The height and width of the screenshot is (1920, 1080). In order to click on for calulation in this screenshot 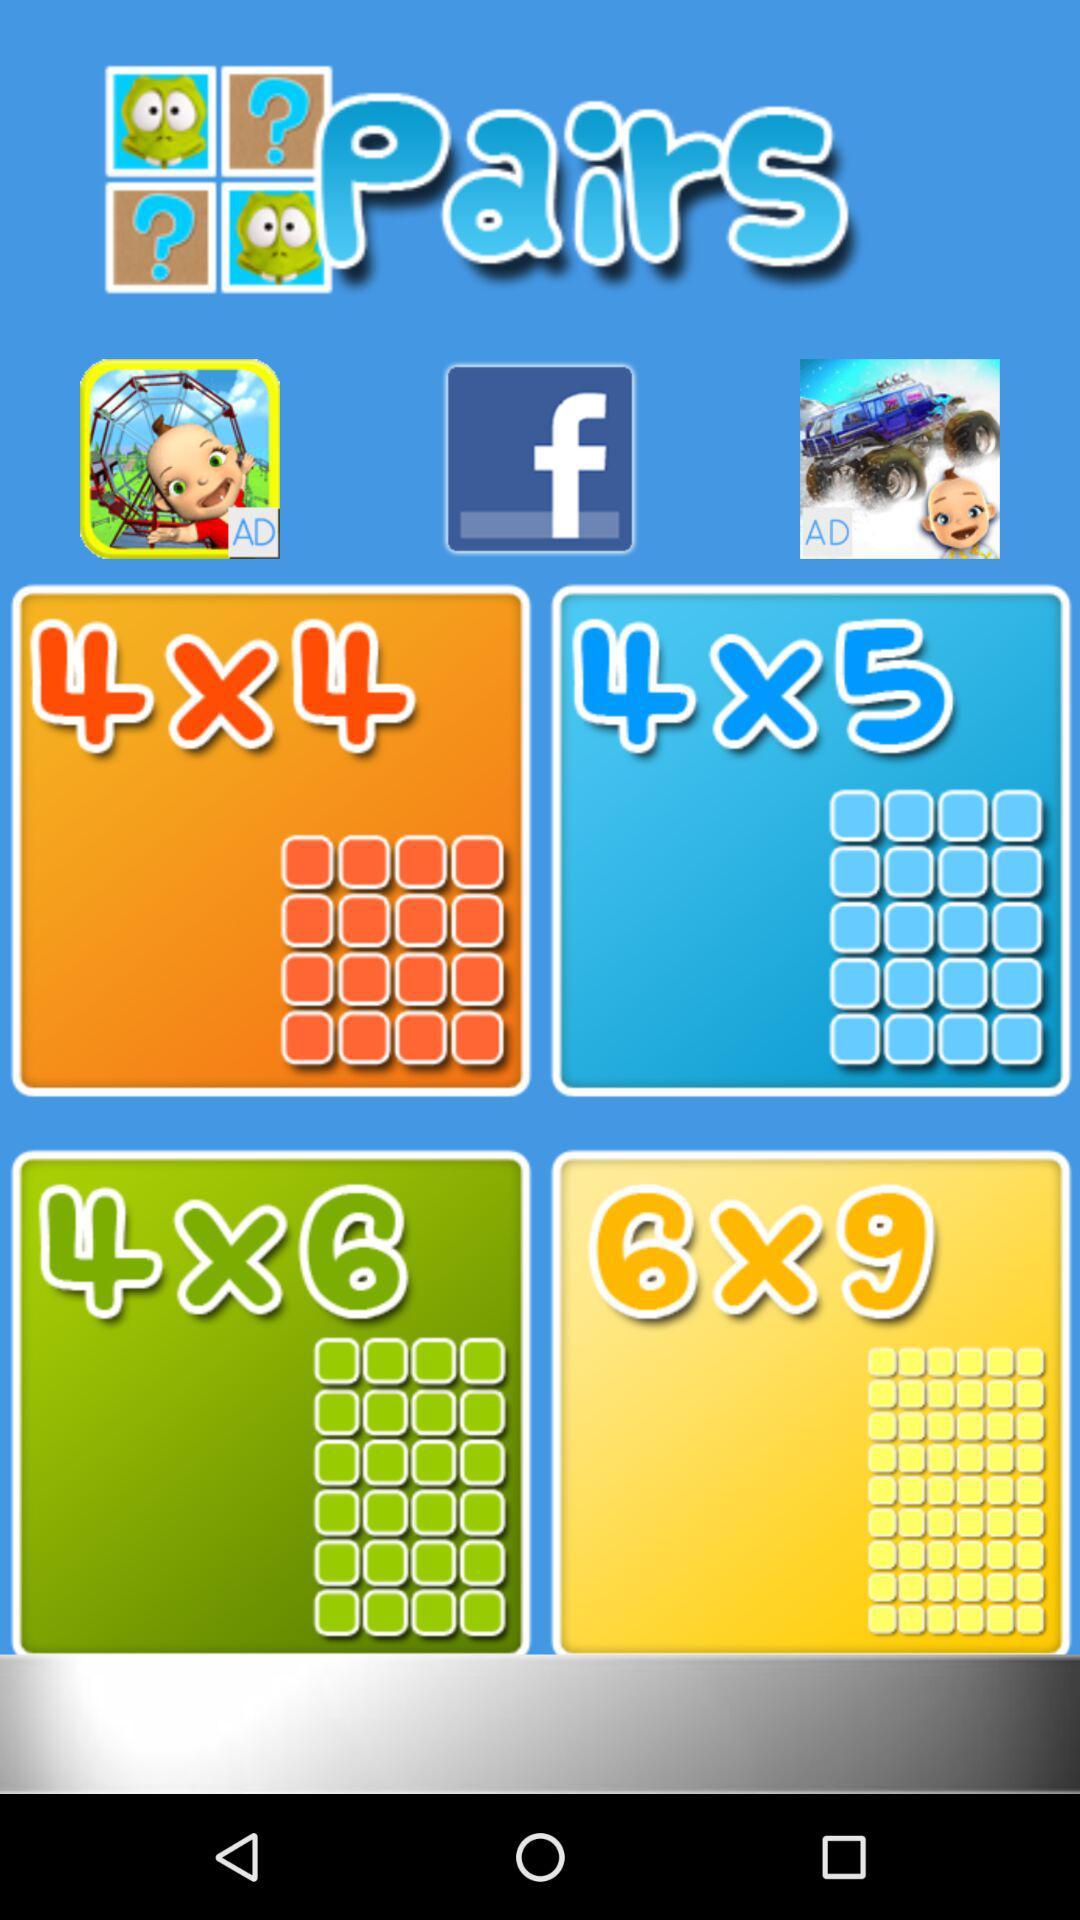, I will do `click(810, 1405)`.